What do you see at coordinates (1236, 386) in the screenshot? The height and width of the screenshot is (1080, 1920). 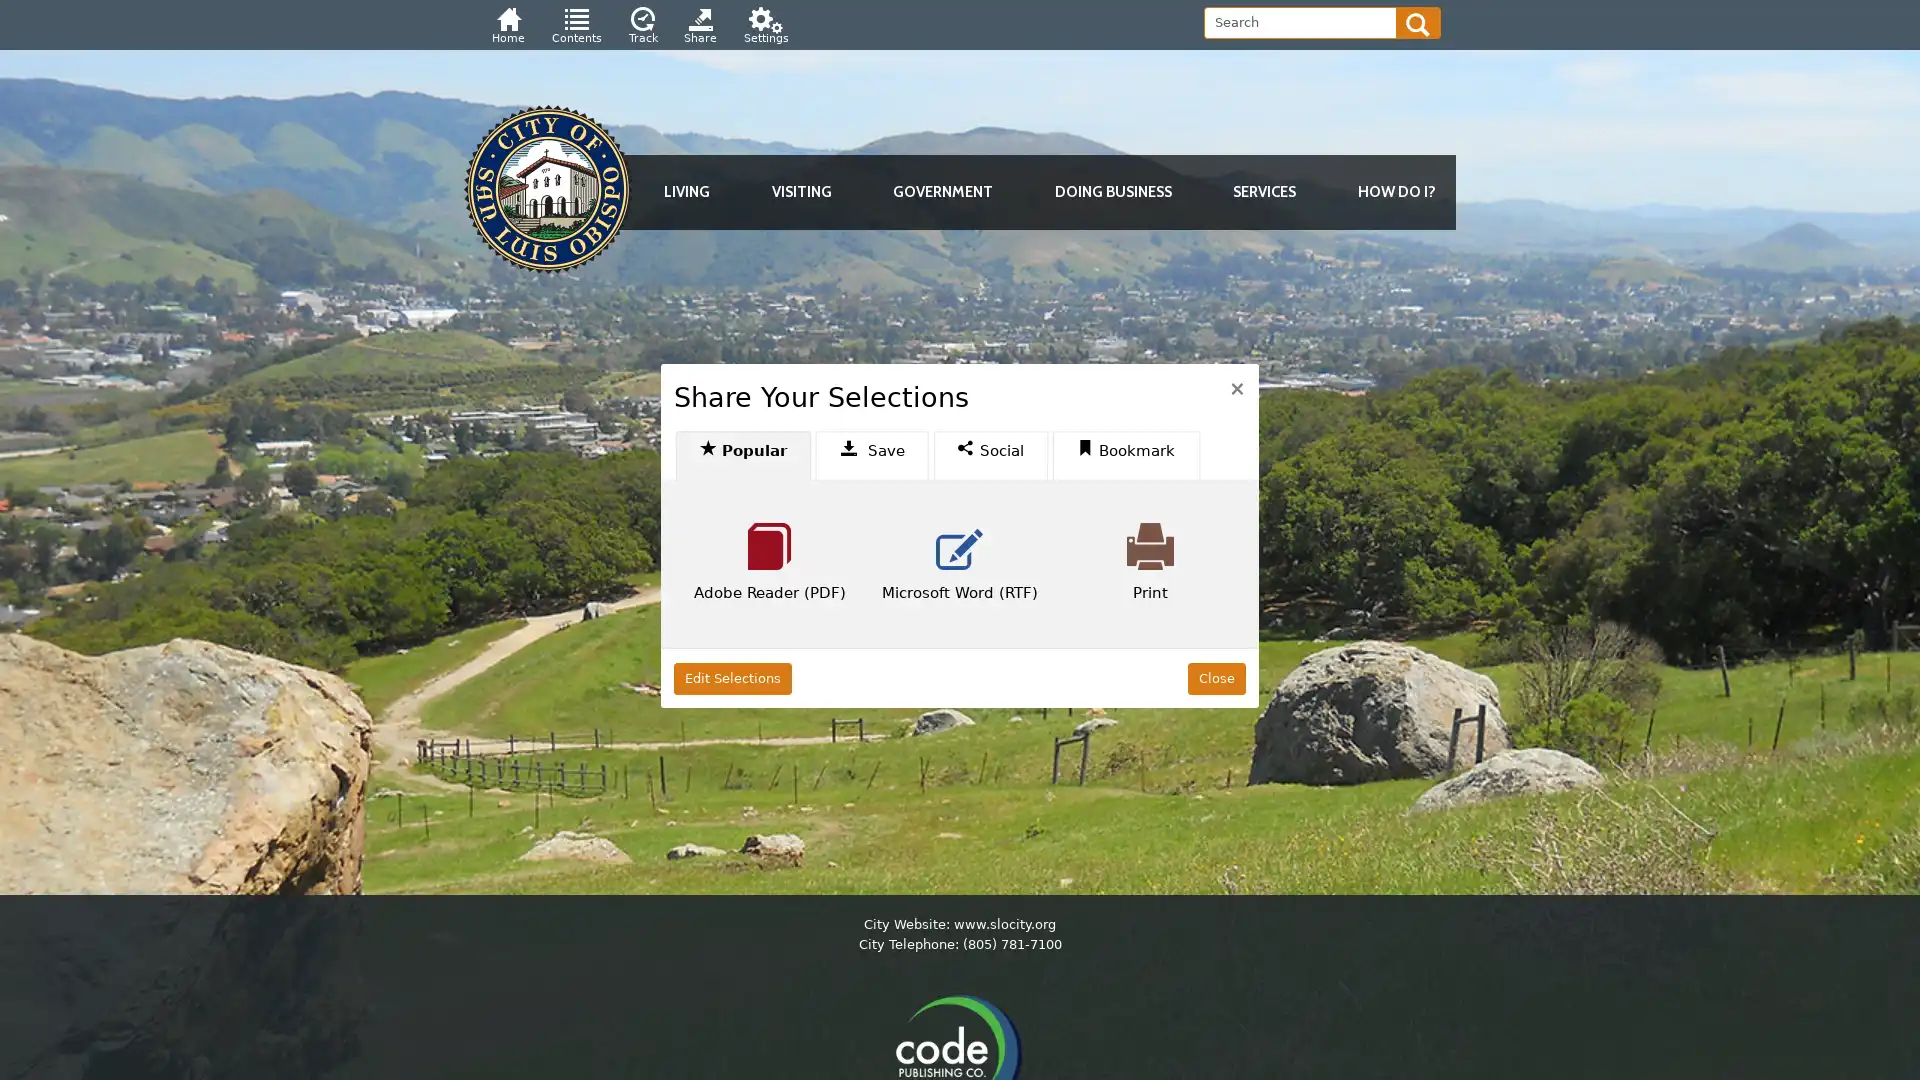 I see `Close` at bounding box center [1236, 386].